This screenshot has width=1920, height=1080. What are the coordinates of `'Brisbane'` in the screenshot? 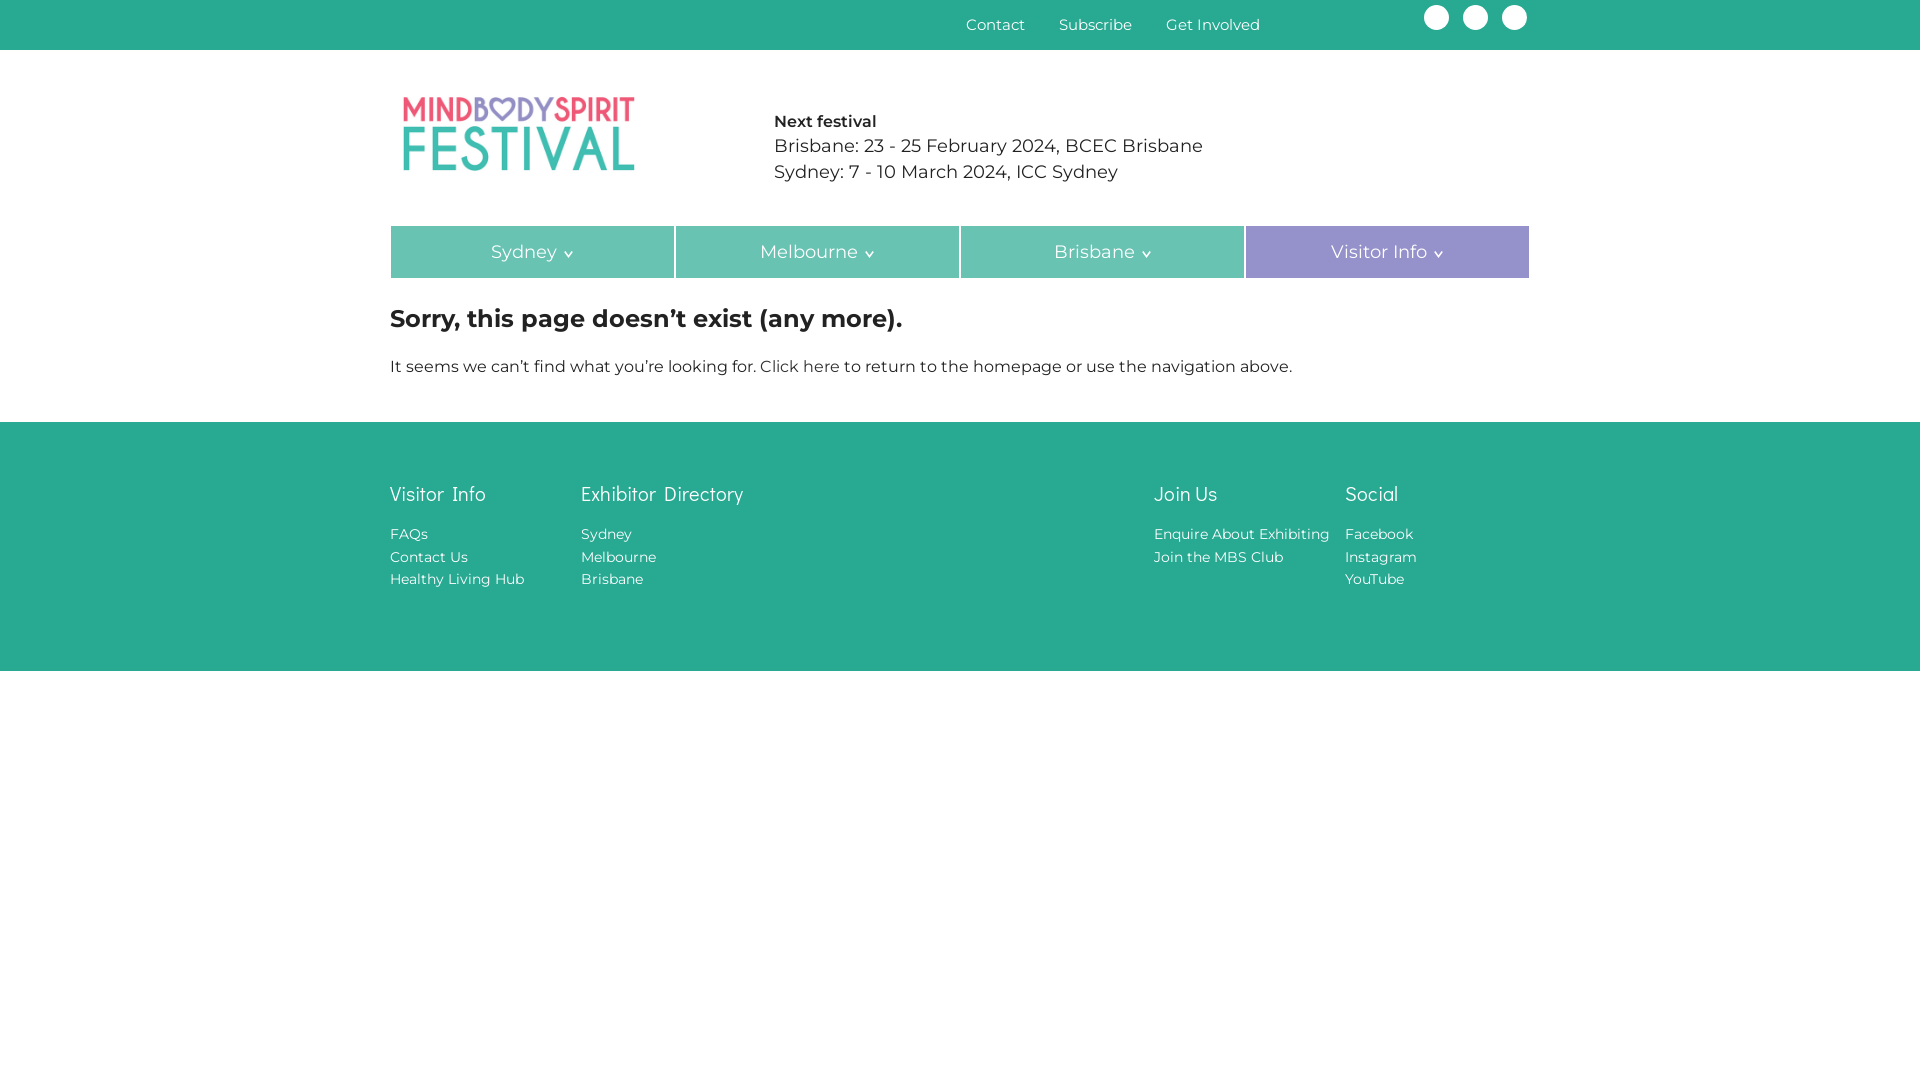 It's located at (1101, 250).